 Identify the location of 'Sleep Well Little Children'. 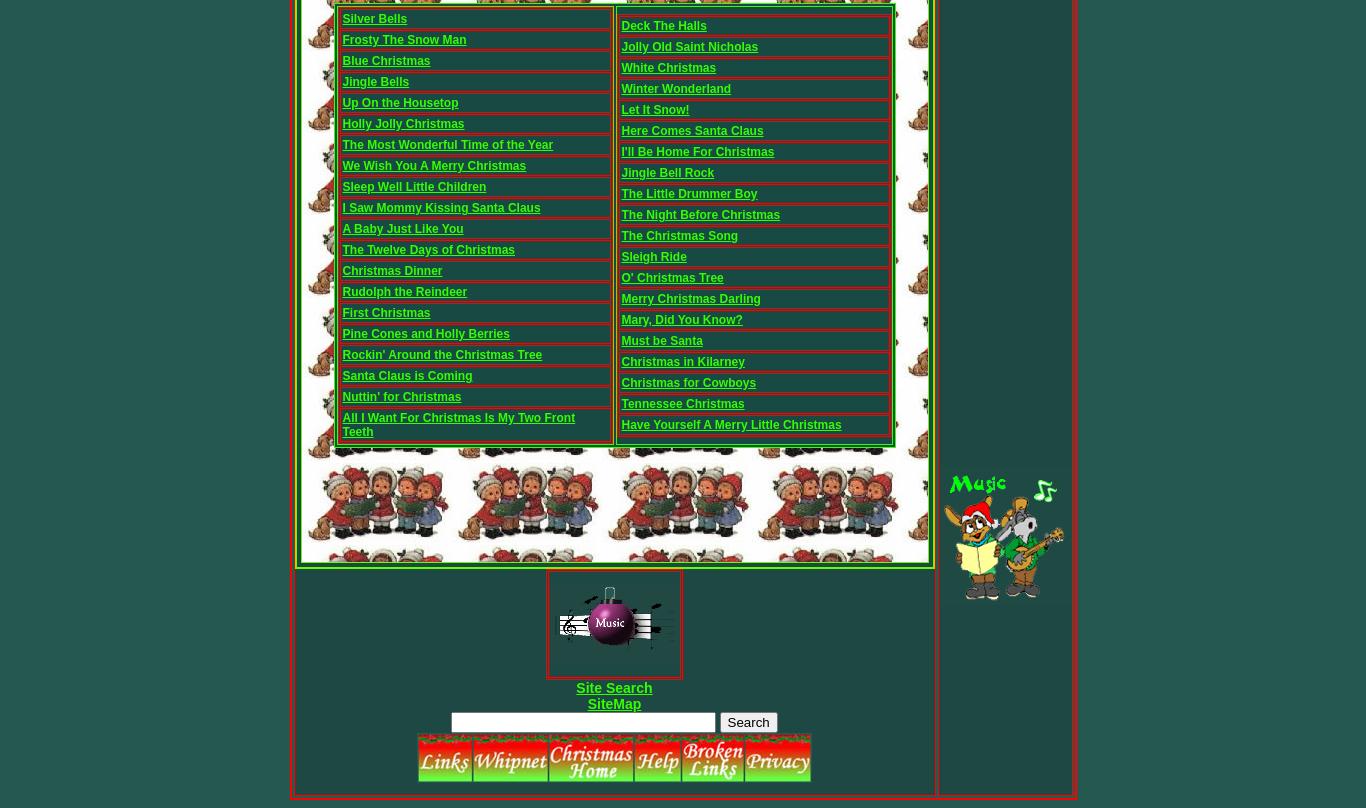
(413, 185).